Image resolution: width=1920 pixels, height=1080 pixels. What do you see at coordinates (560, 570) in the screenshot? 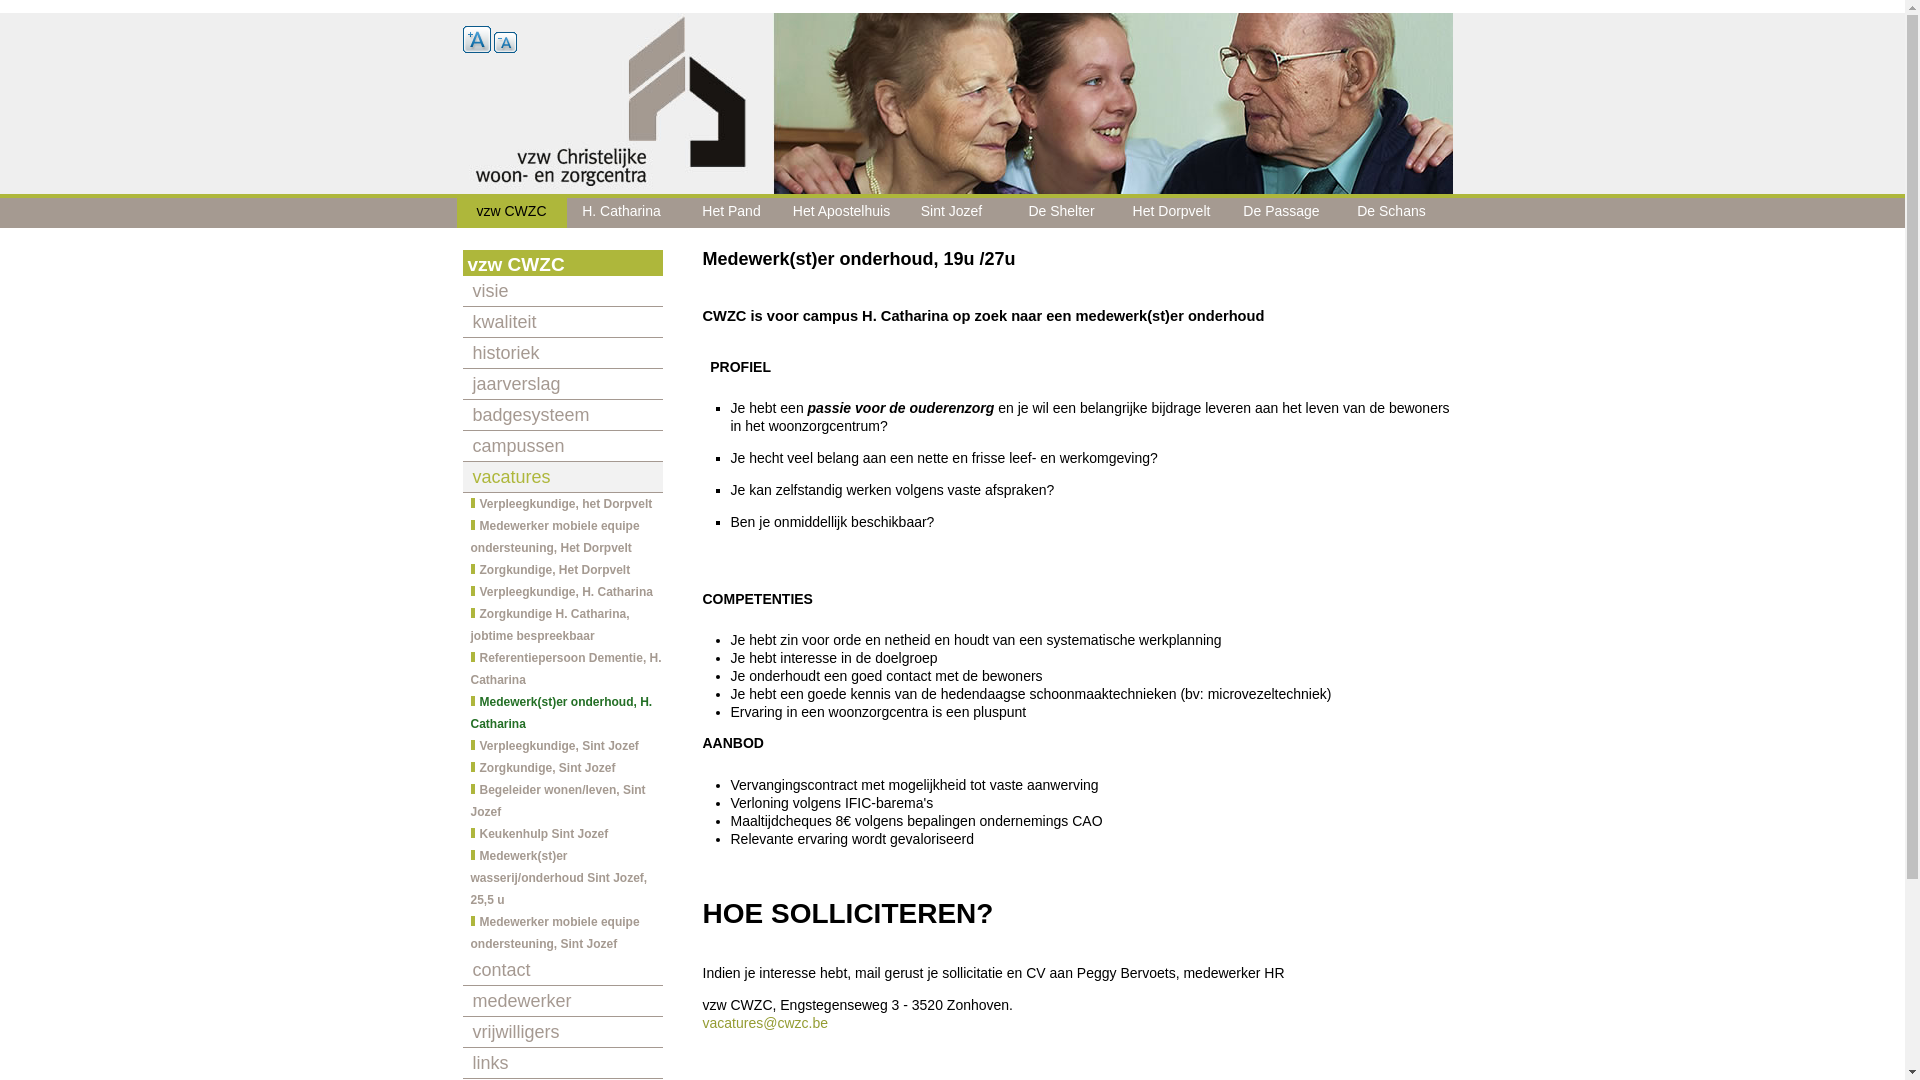
I see `'Zorgkundige, Het Dorpvelt'` at bounding box center [560, 570].